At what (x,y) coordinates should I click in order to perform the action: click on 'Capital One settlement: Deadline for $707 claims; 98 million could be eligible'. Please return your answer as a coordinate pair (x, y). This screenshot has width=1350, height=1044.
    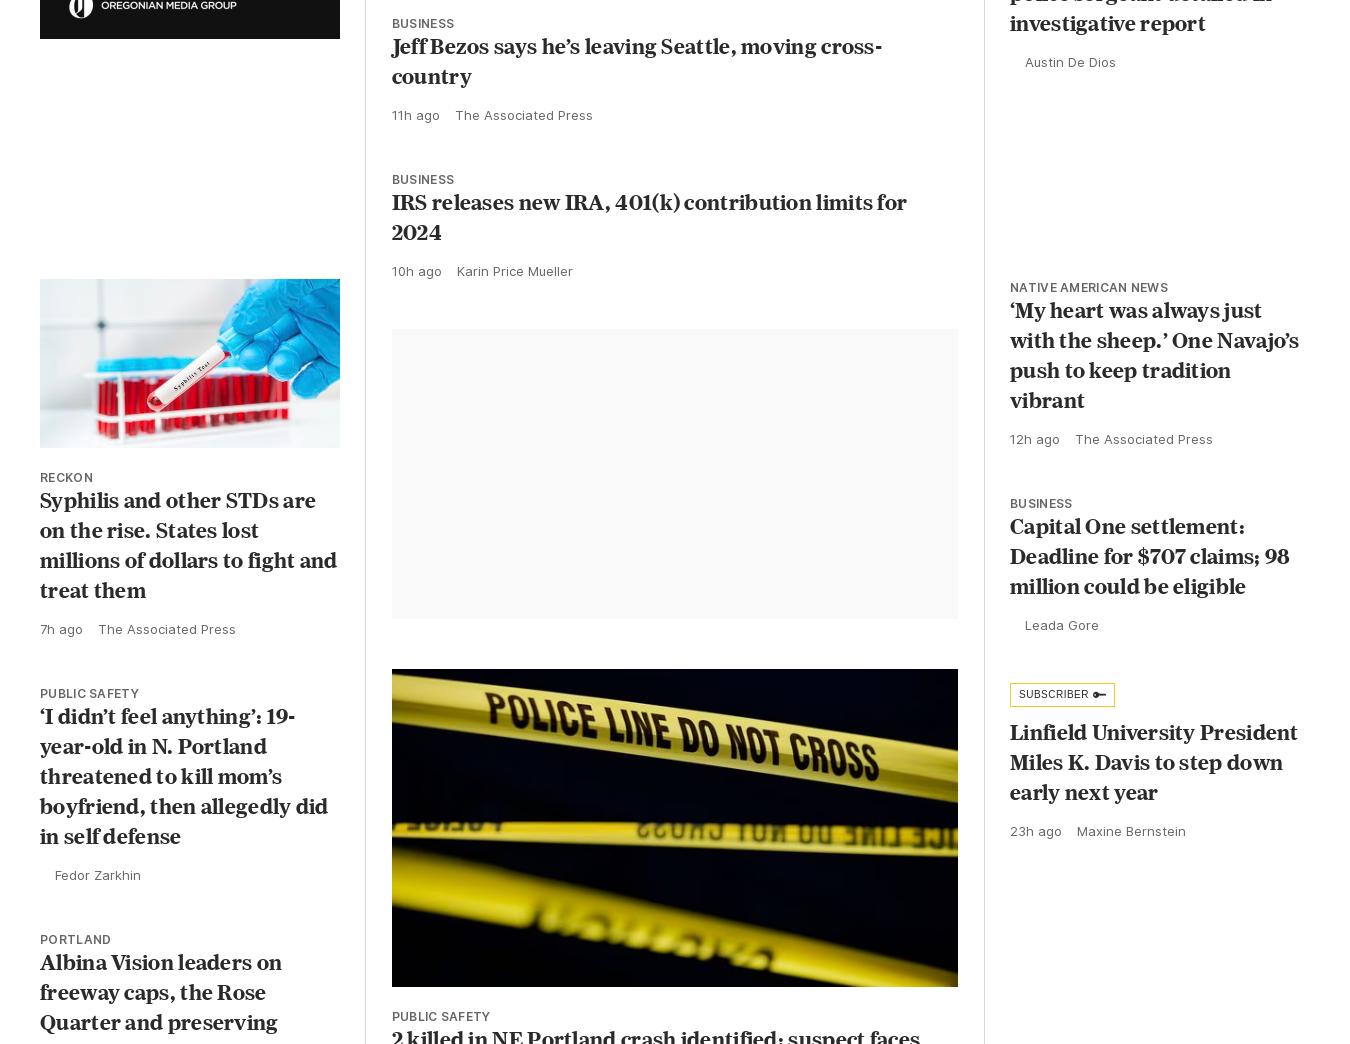
    Looking at the image, I should click on (1149, 572).